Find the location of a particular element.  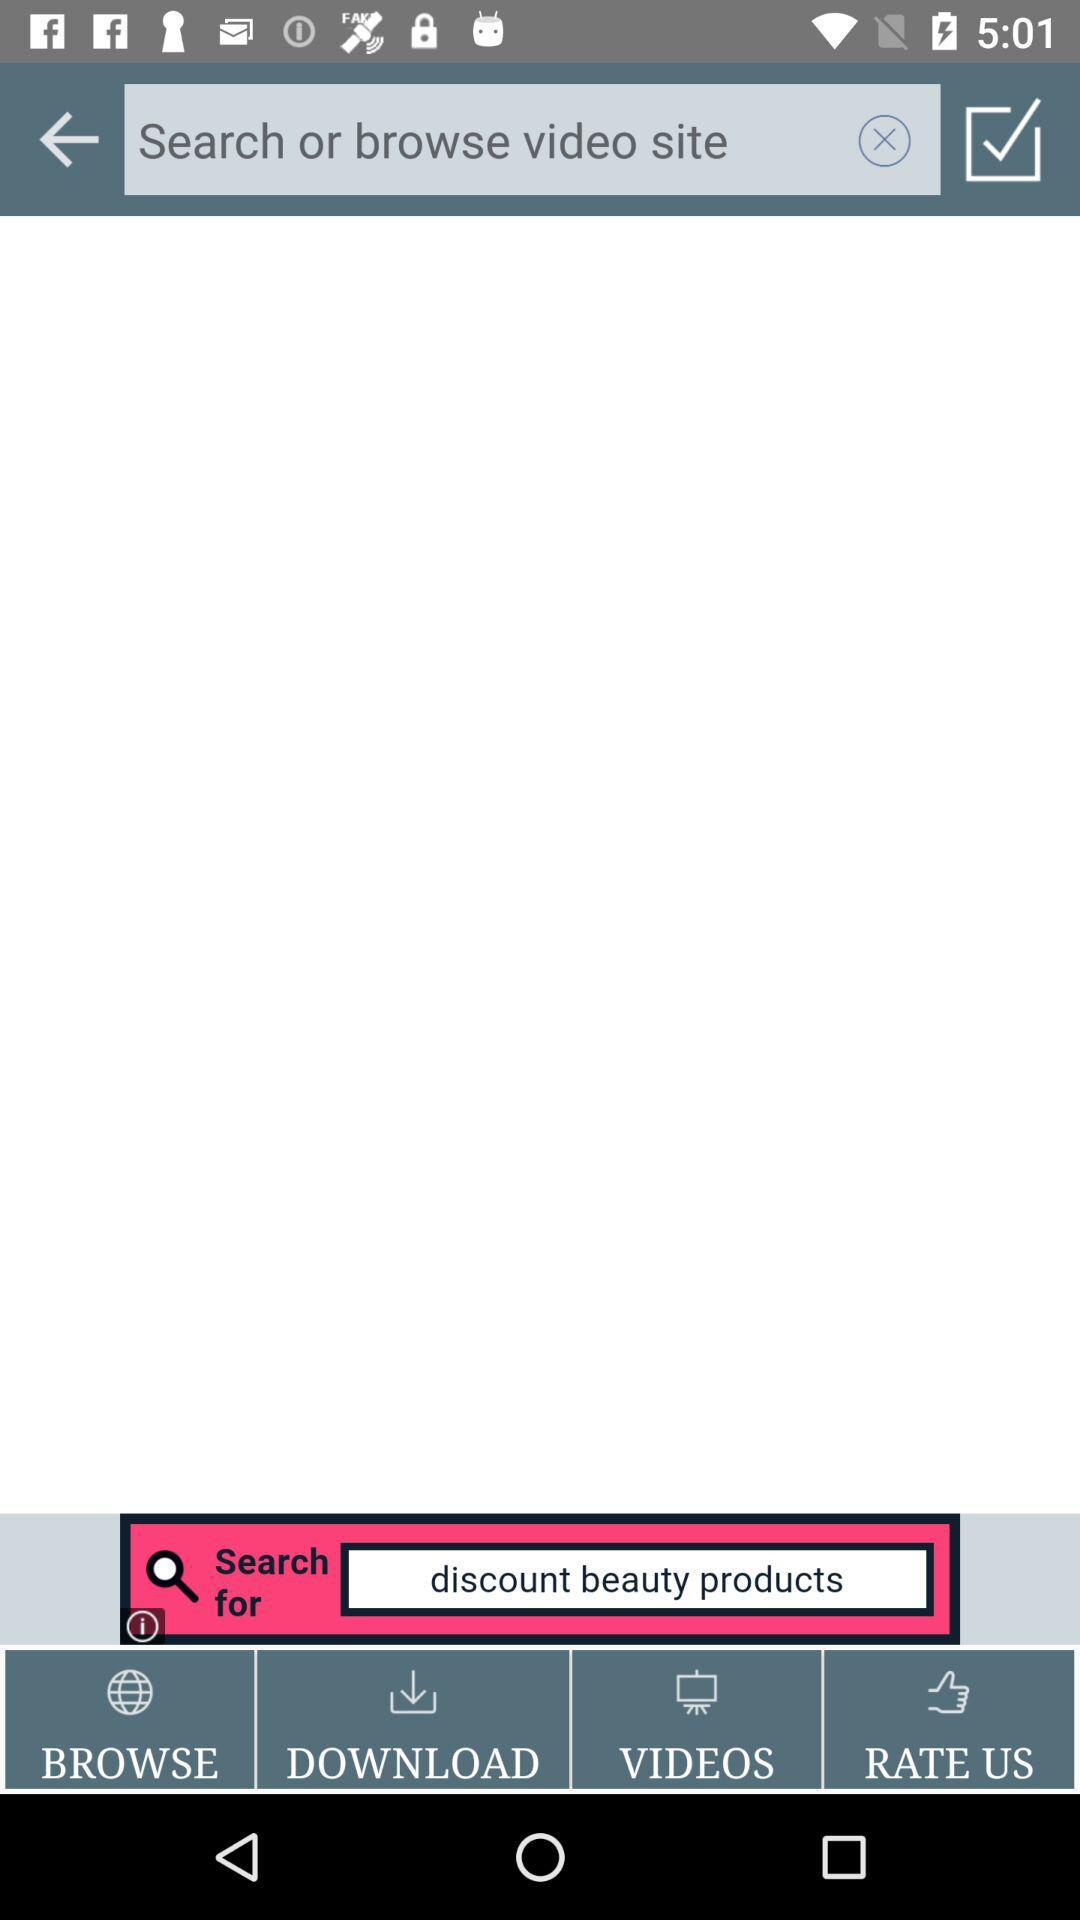

item at the top left corner is located at coordinates (68, 138).